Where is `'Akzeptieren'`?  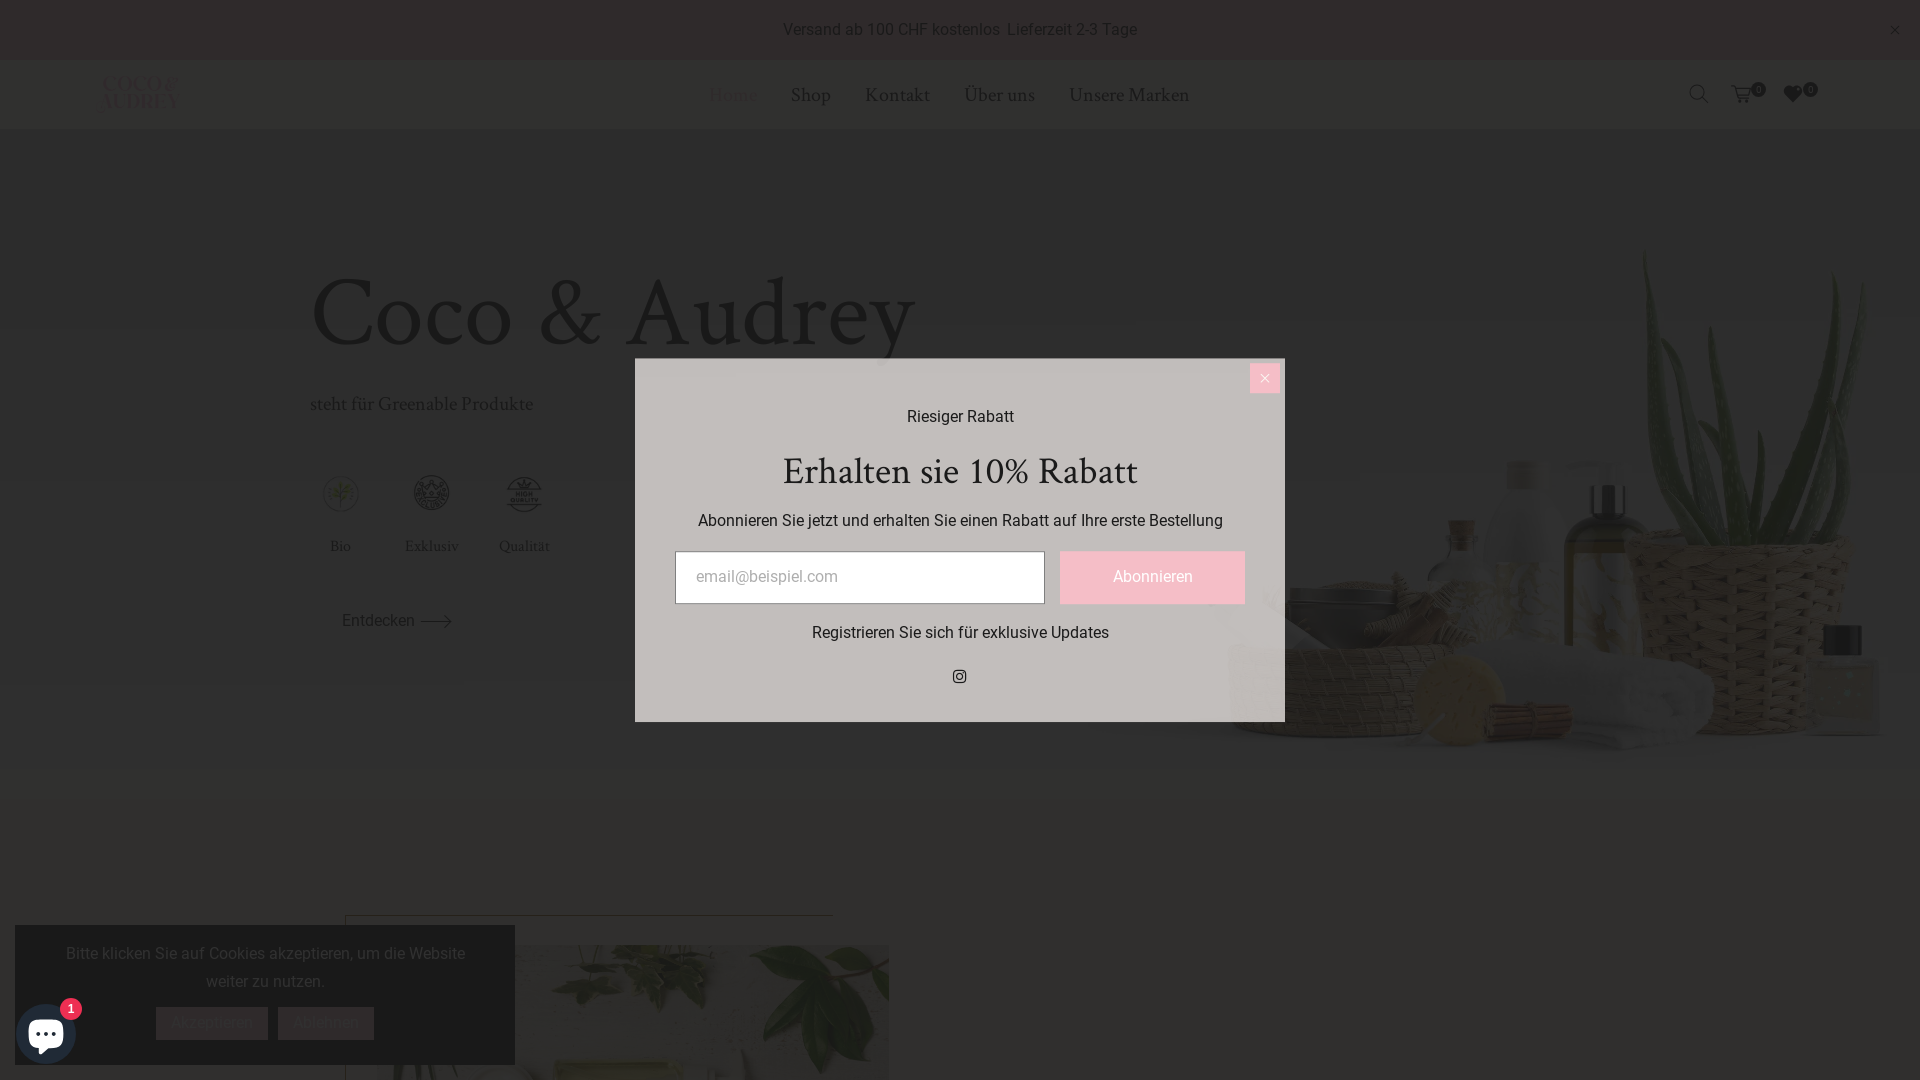
'Akzeptieren' is located at coordinates (155, 1023).